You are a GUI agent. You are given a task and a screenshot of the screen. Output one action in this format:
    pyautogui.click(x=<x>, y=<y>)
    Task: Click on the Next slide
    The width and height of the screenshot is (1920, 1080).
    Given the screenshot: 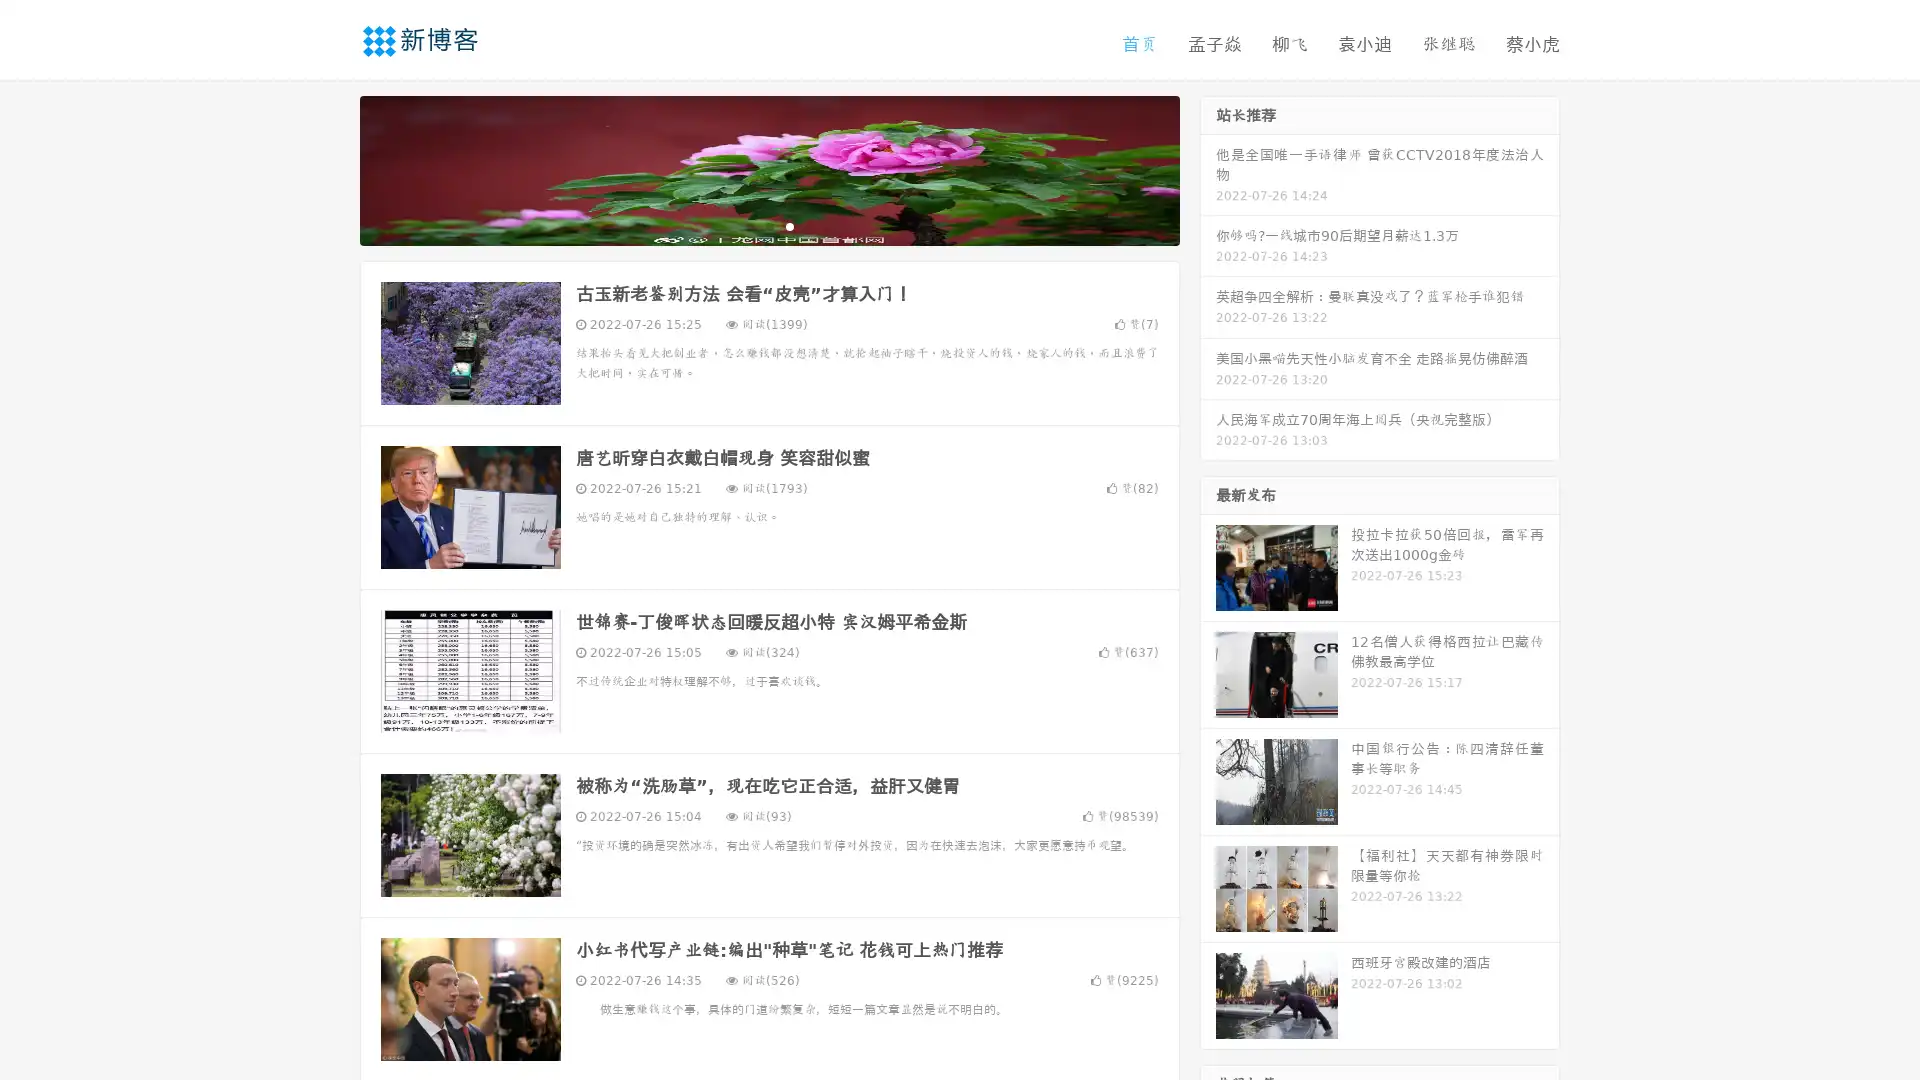 What is the action you would take?
    pyautogui.click(x=1208, y=168)
    